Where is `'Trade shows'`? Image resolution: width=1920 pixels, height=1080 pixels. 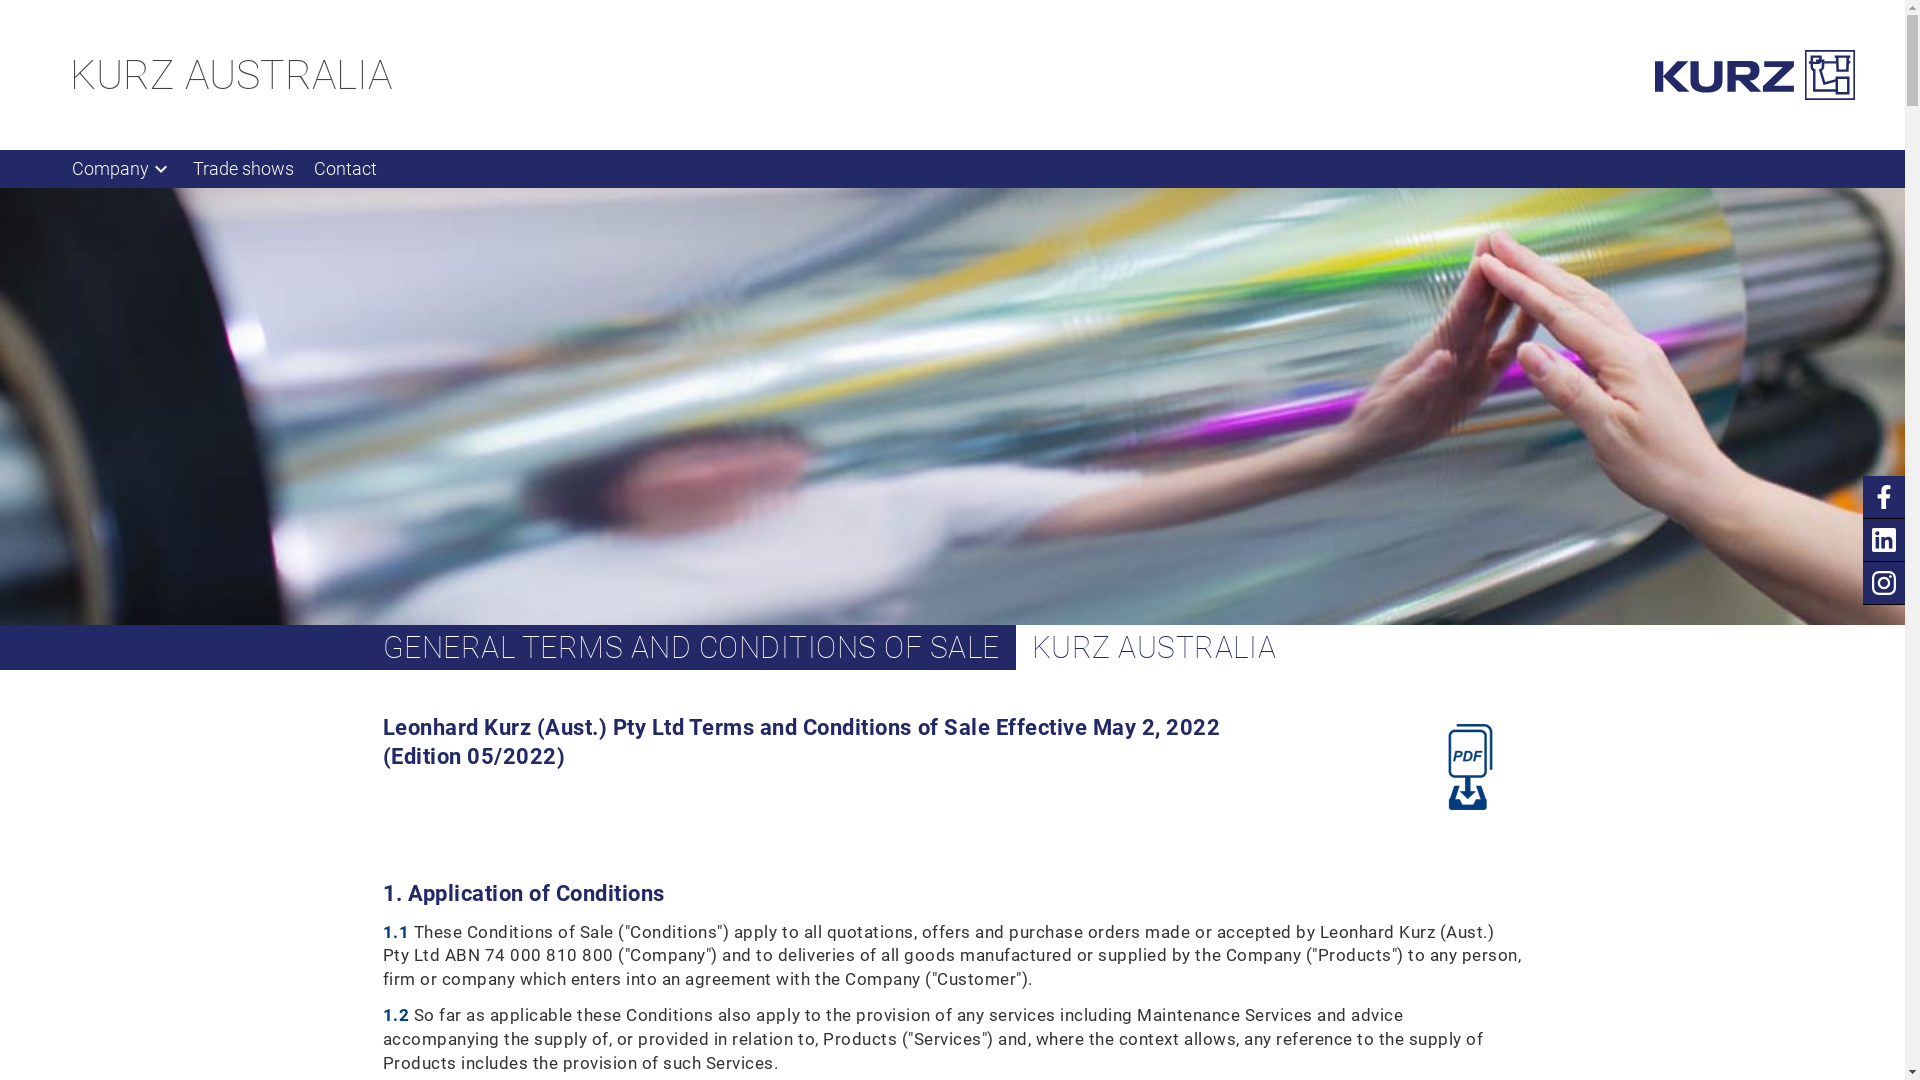 'Trade shows' is located at coordinates (242, 168).